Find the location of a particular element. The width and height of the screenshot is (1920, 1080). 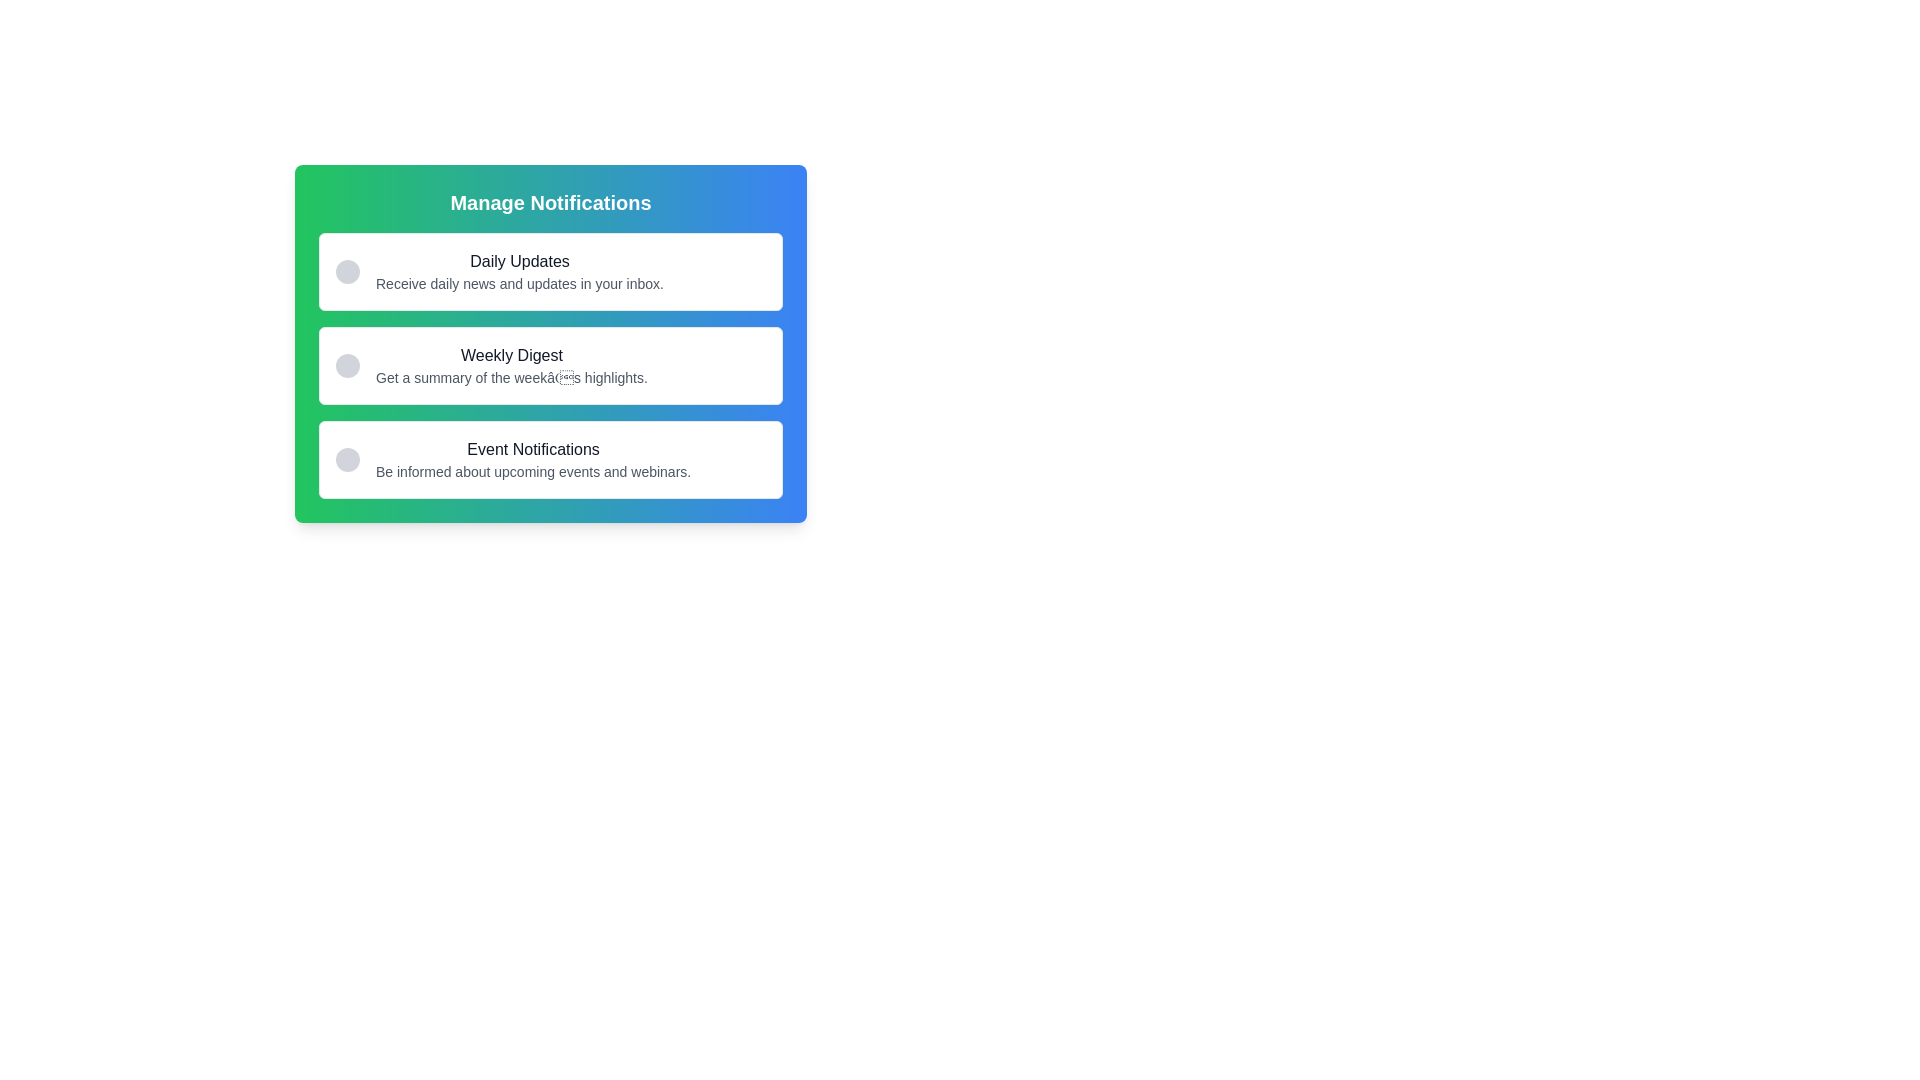

the notification section located within the 'Manage Notifications' group, positioned beneath the 'Weekly Digest' section is located at coordinates (533, 459).